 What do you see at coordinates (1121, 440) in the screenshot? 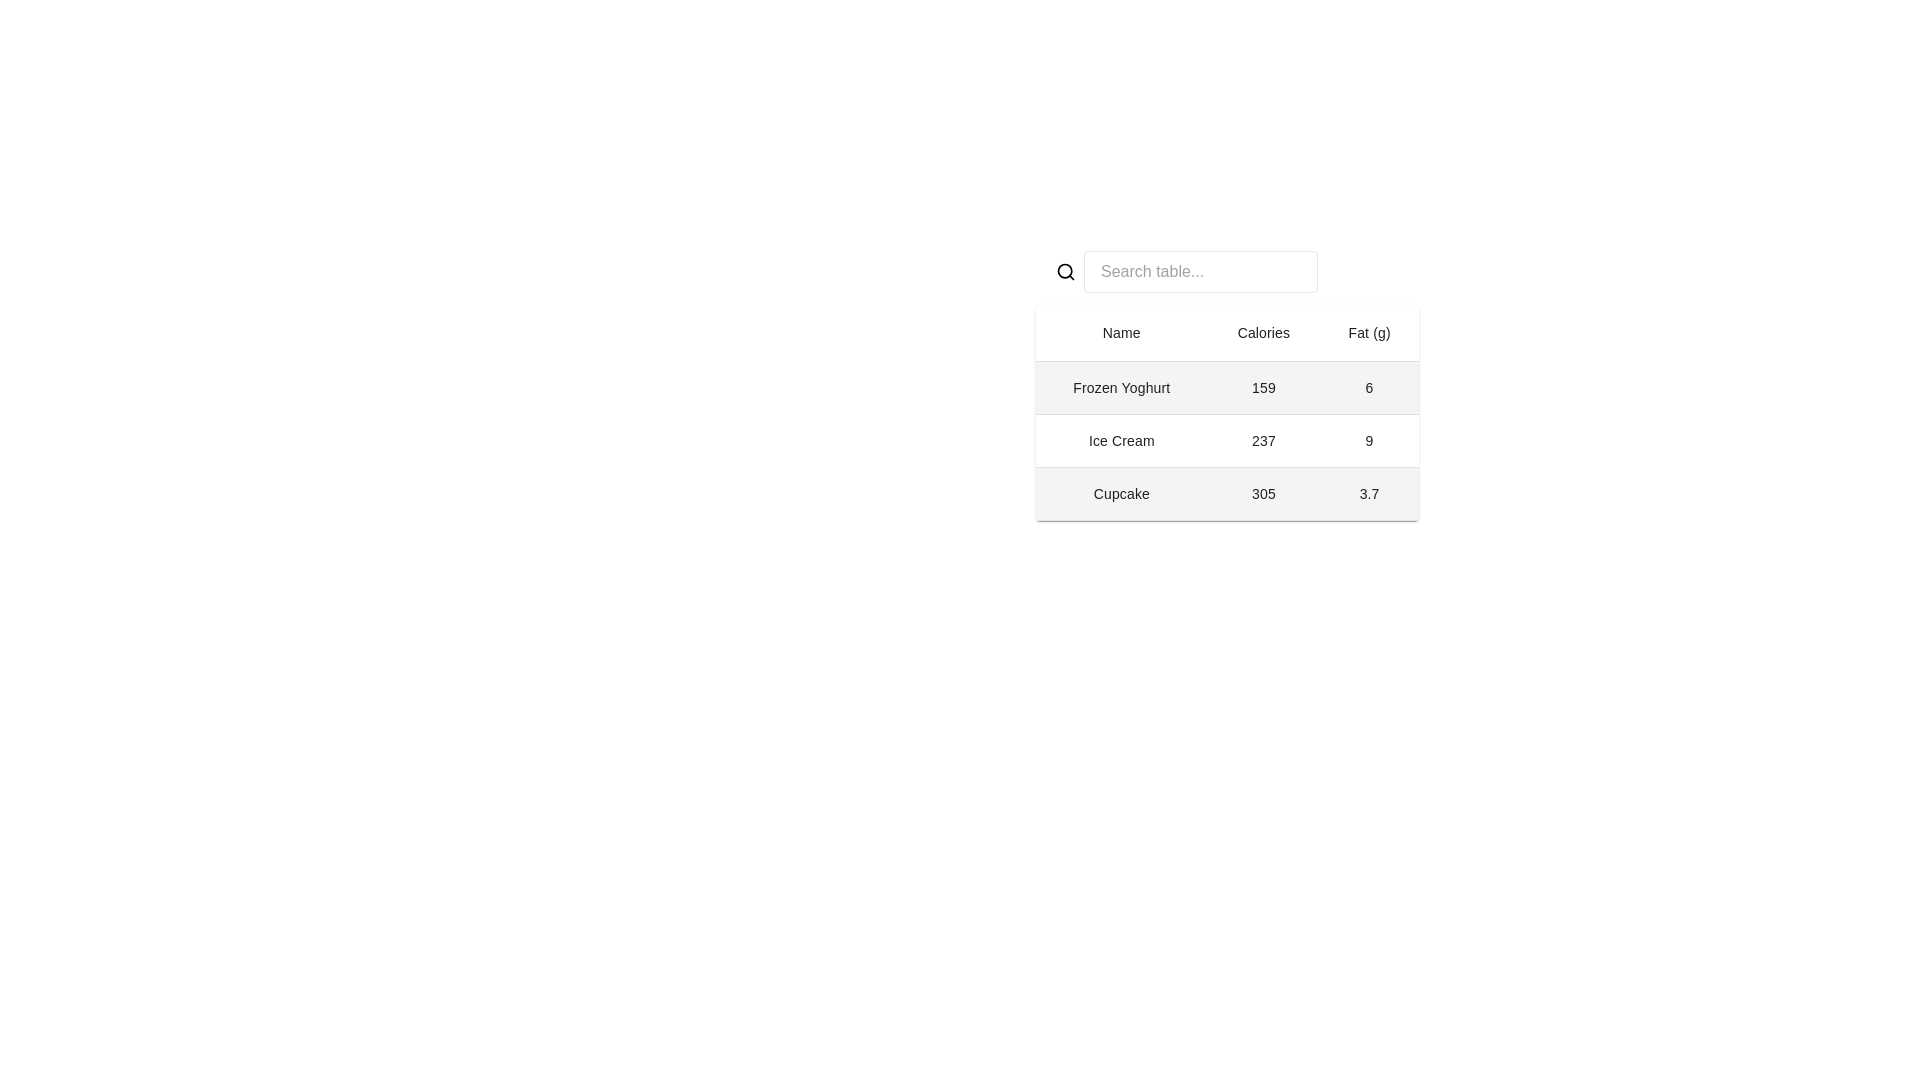
I see `the table cell containing the text 'Ice Cream'` at bounding box center [1121, 440].